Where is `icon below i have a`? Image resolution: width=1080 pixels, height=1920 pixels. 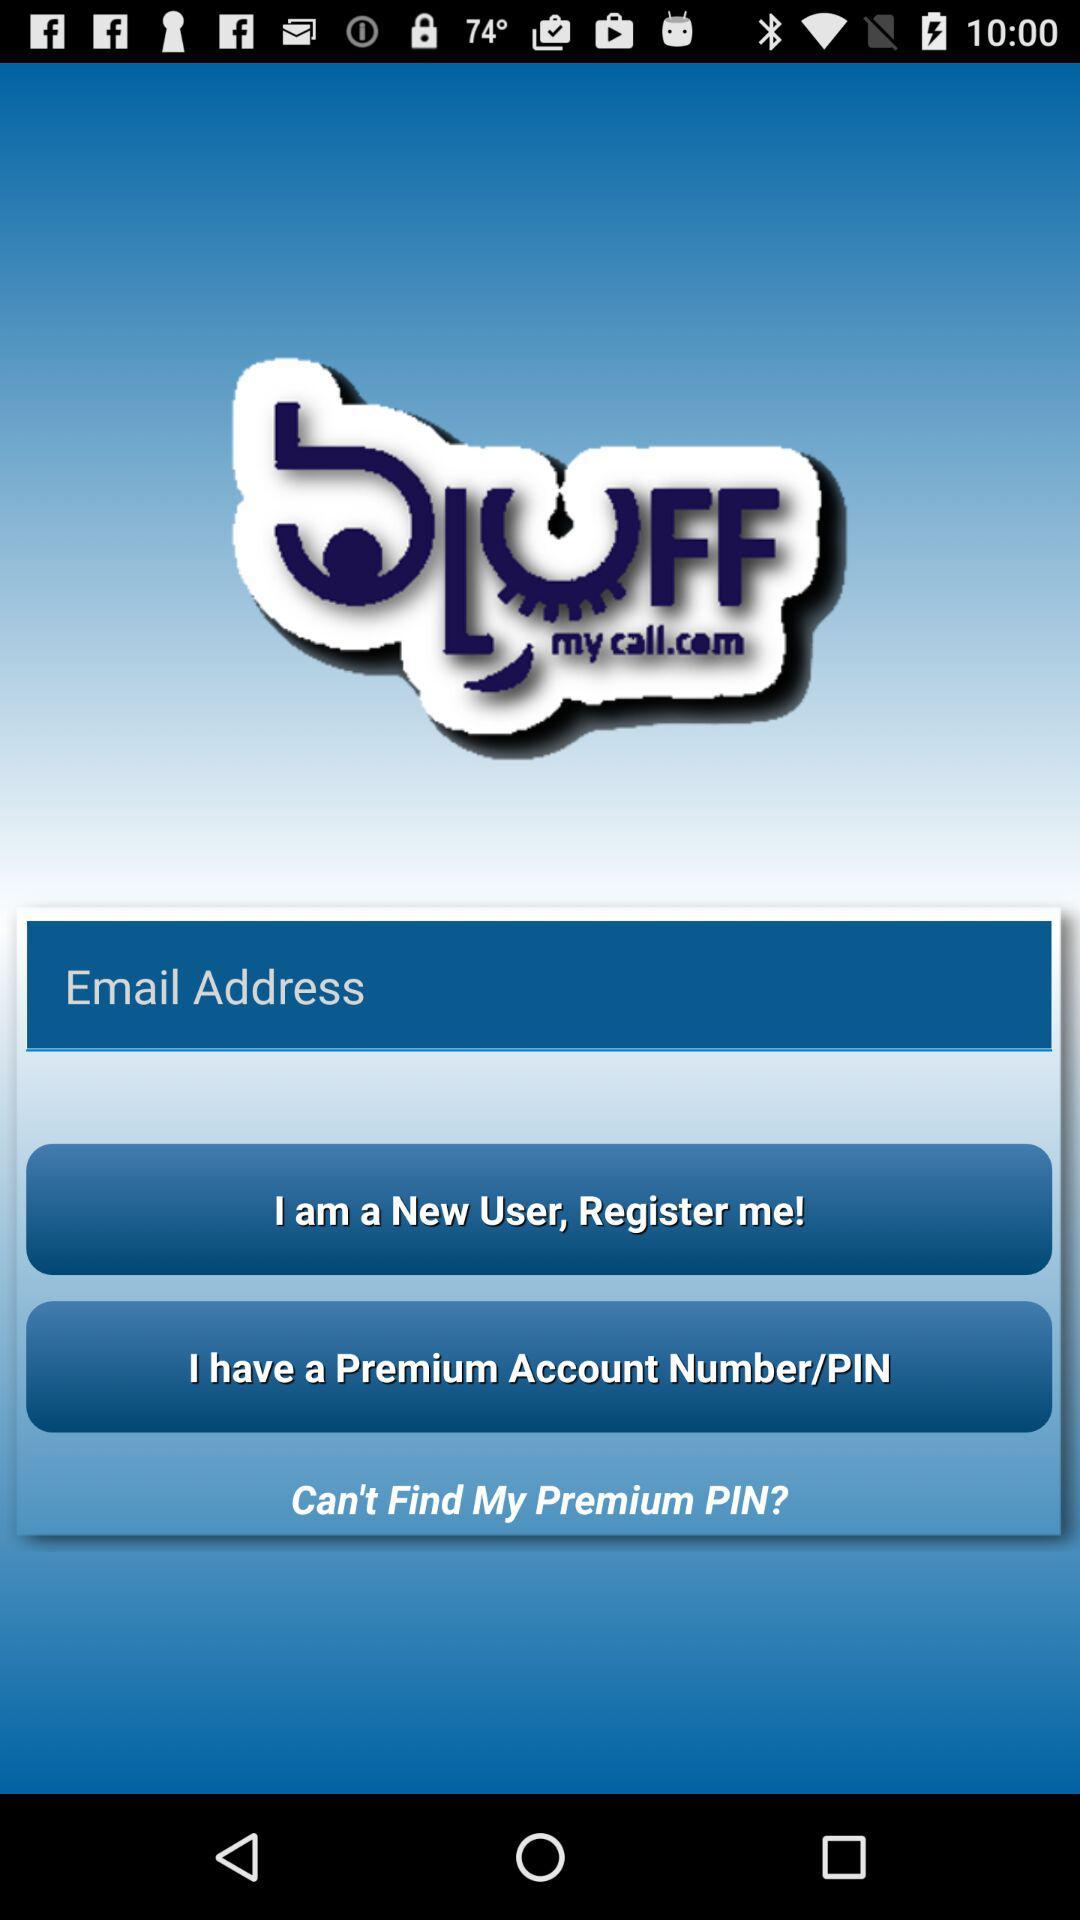
icon below i have a is located at coordinates (538, 1498).